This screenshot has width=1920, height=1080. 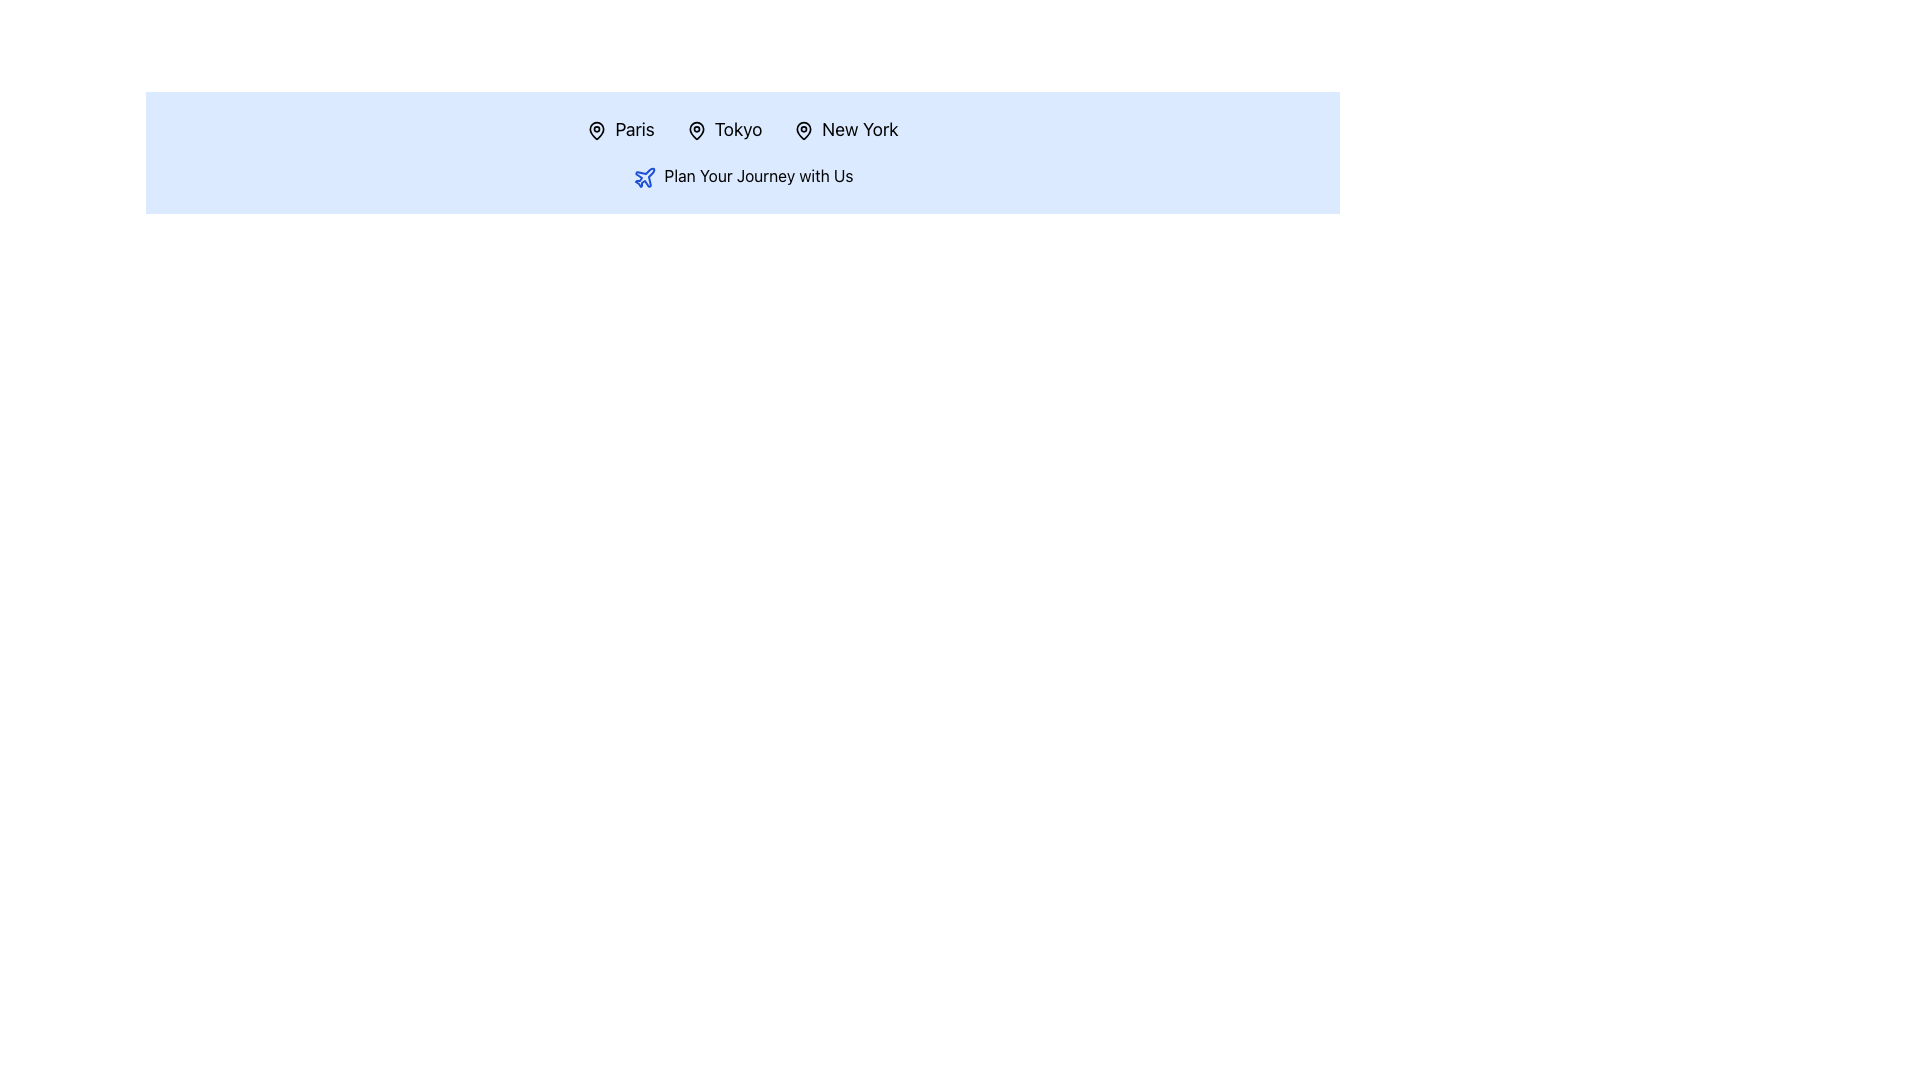 I want to click on the interactive hyperlink representing the city Tokyo to trigger the underline effect, so click(x=723, y=129).